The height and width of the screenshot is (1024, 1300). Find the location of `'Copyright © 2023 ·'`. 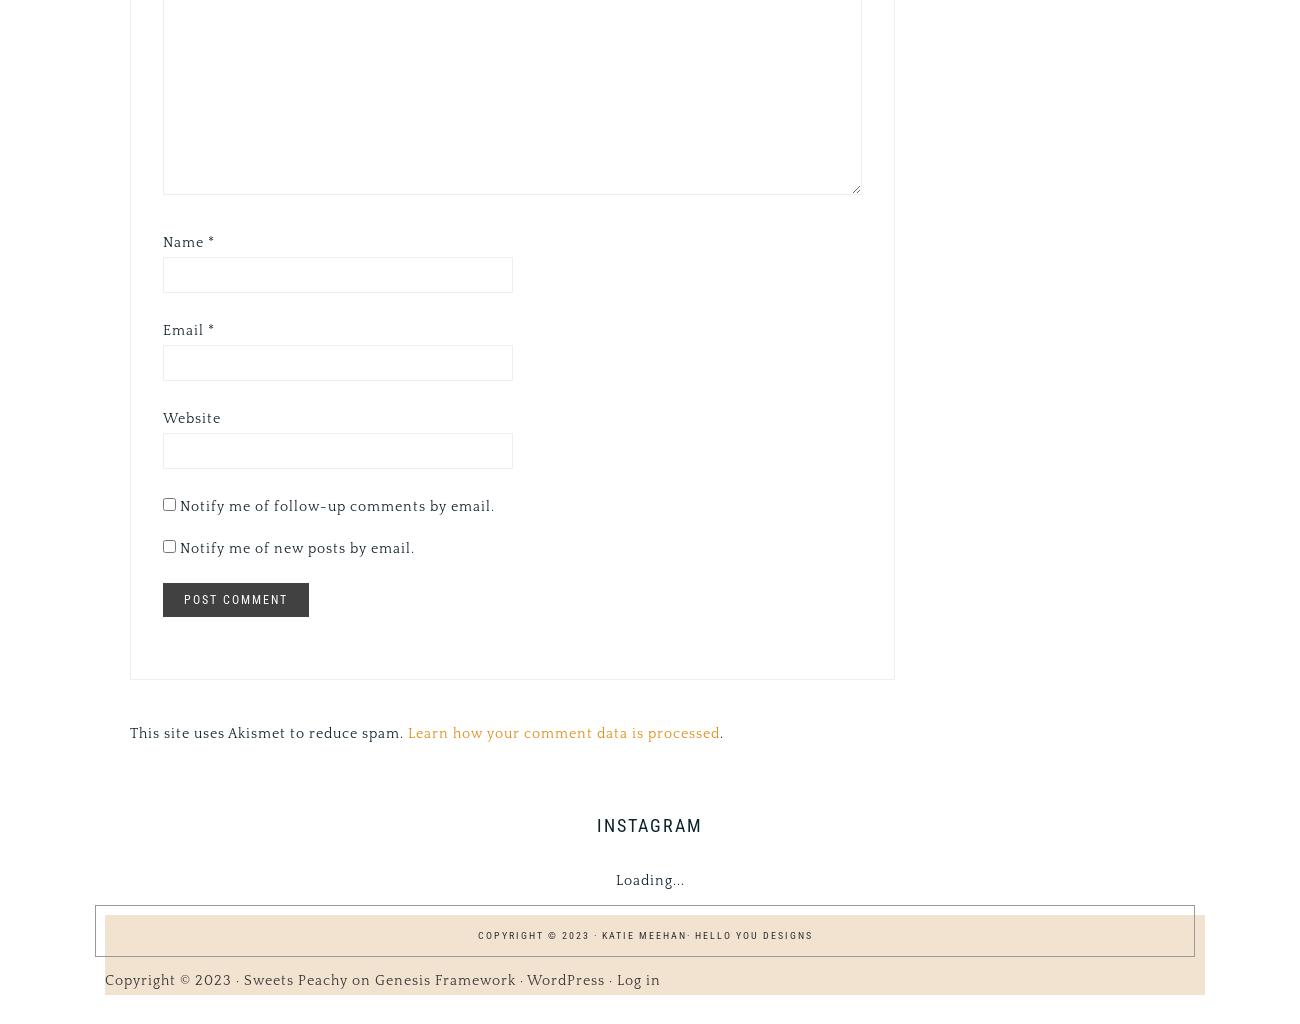

'Copyright © 2023 ·' is located at coordinates (174, 979).